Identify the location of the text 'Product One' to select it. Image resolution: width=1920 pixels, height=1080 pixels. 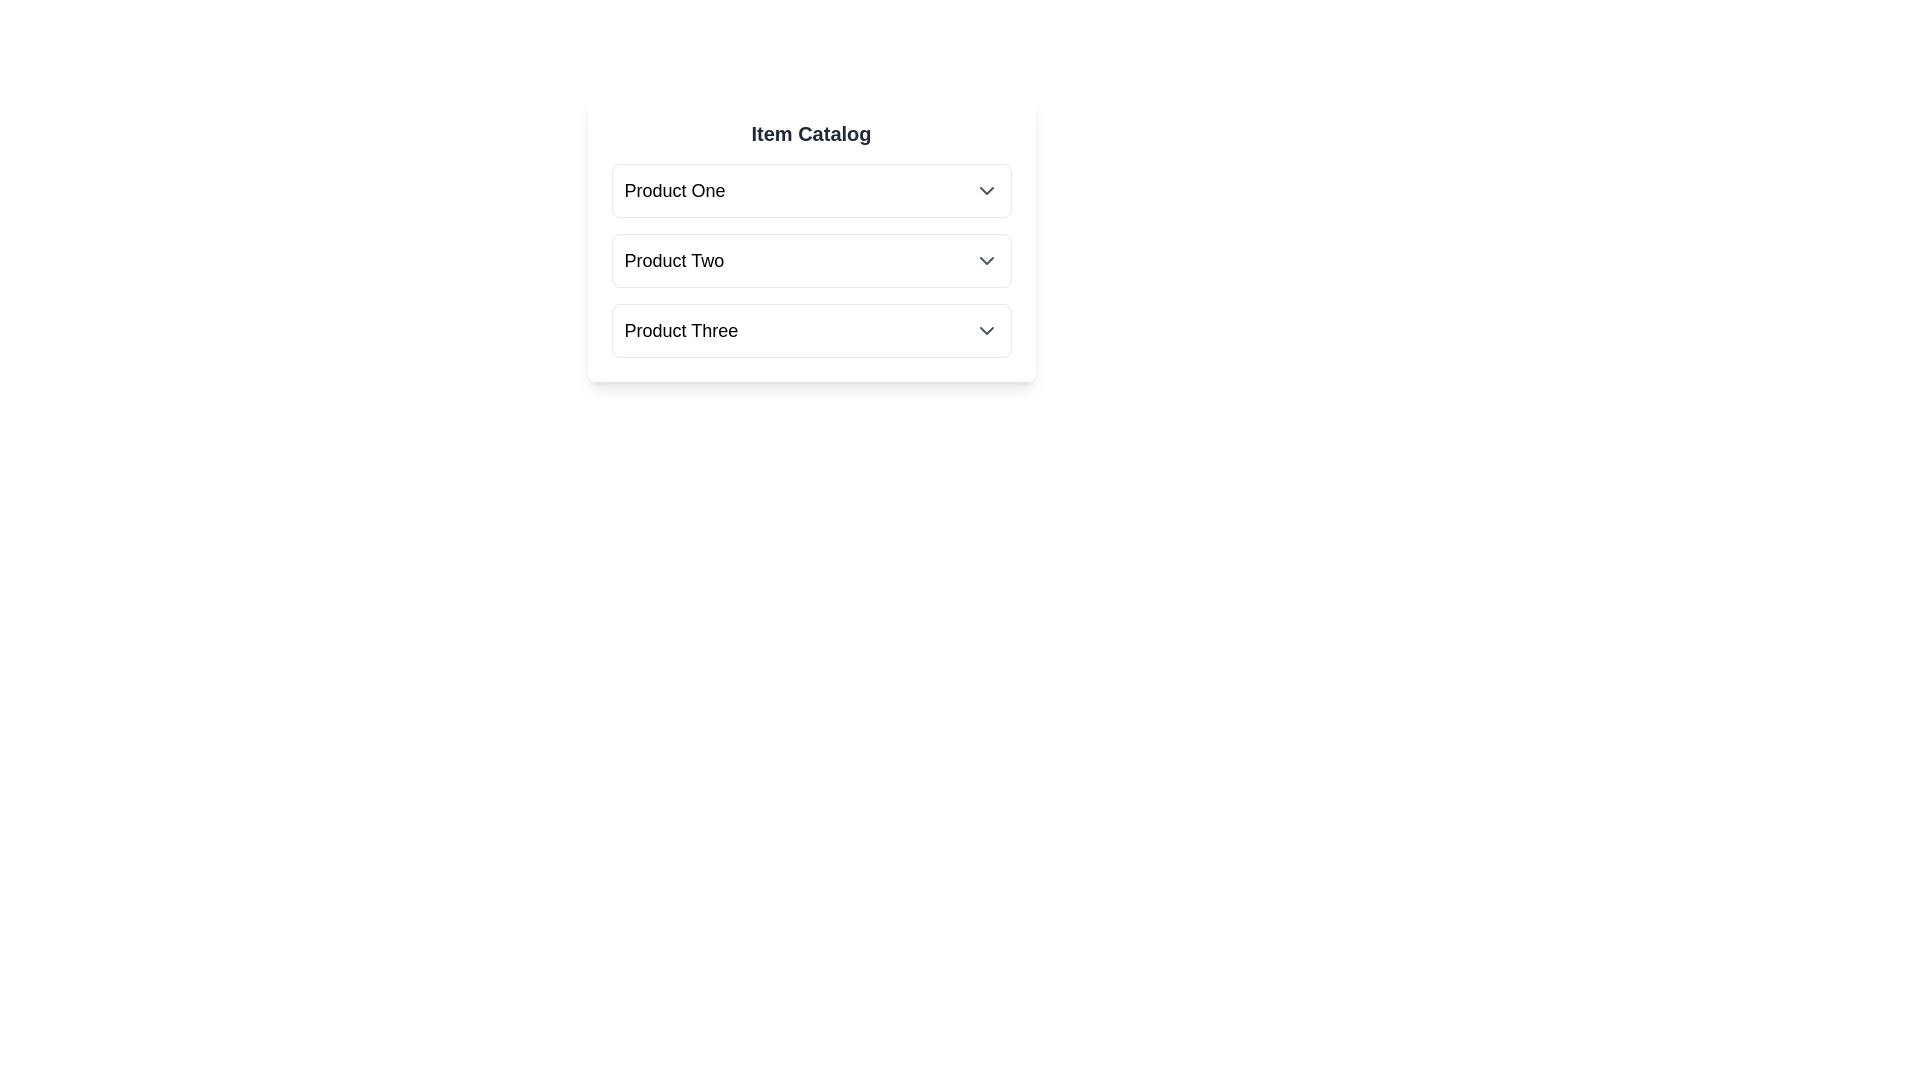
(675, 191).